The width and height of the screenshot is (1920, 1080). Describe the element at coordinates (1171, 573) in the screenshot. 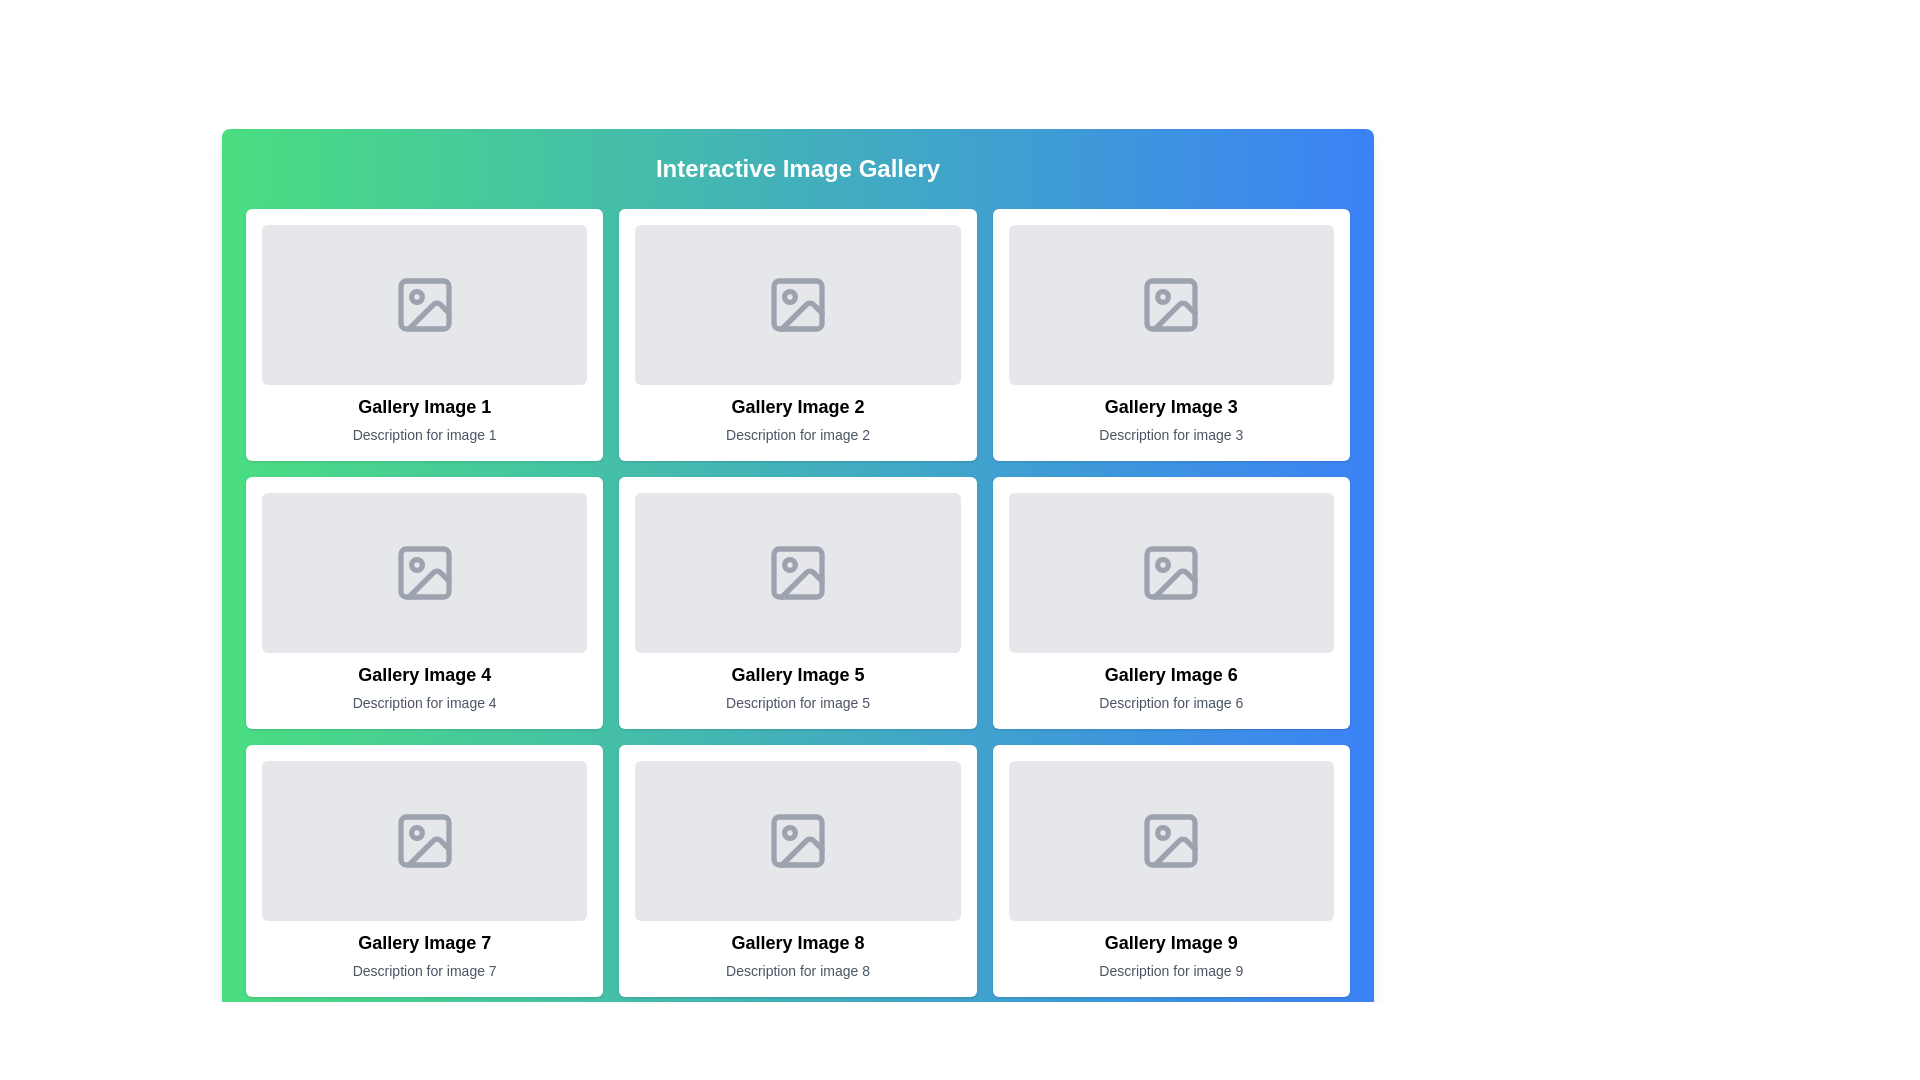

I see `the SVG Rect Element that serves as a bounding rectangle in the second row, center column of the 3x3 grid, specifically within 'Gallery Image 6'` at that location.